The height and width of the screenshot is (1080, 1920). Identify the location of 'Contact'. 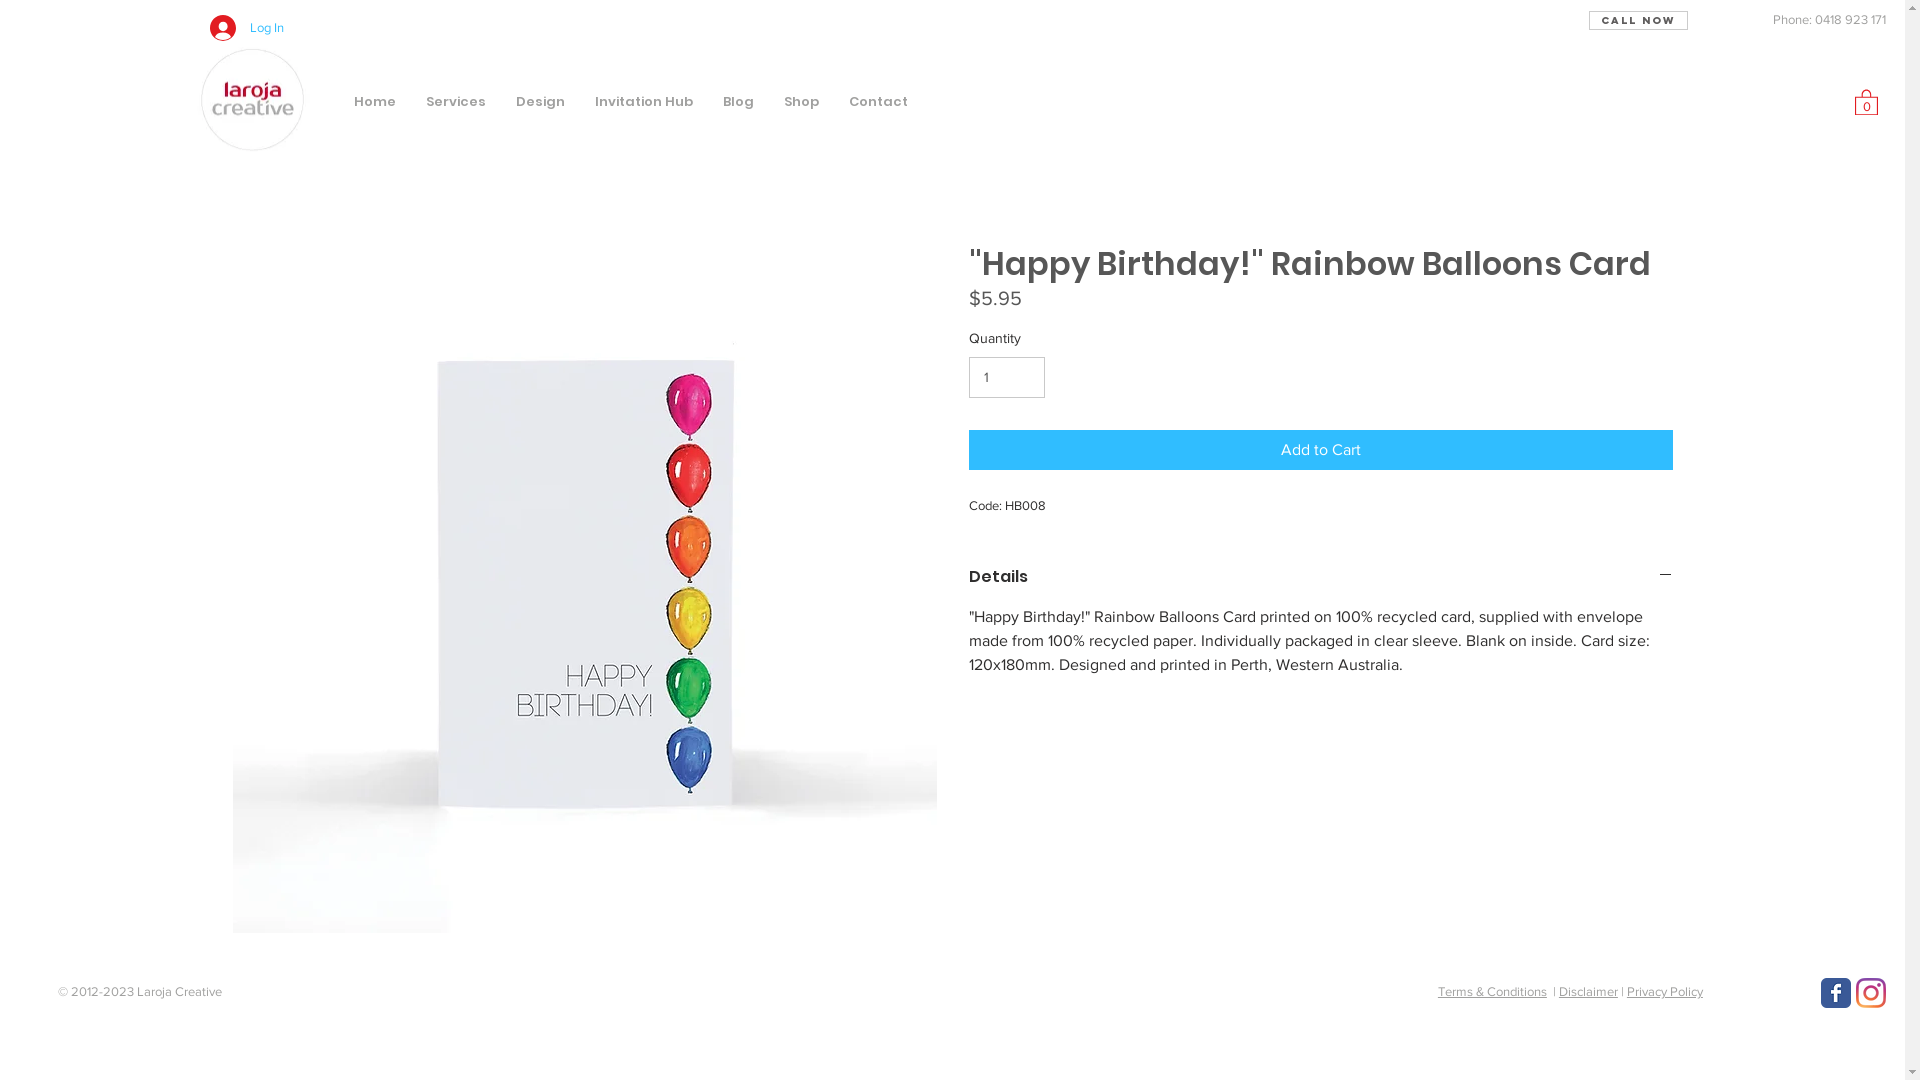
(878, 100).